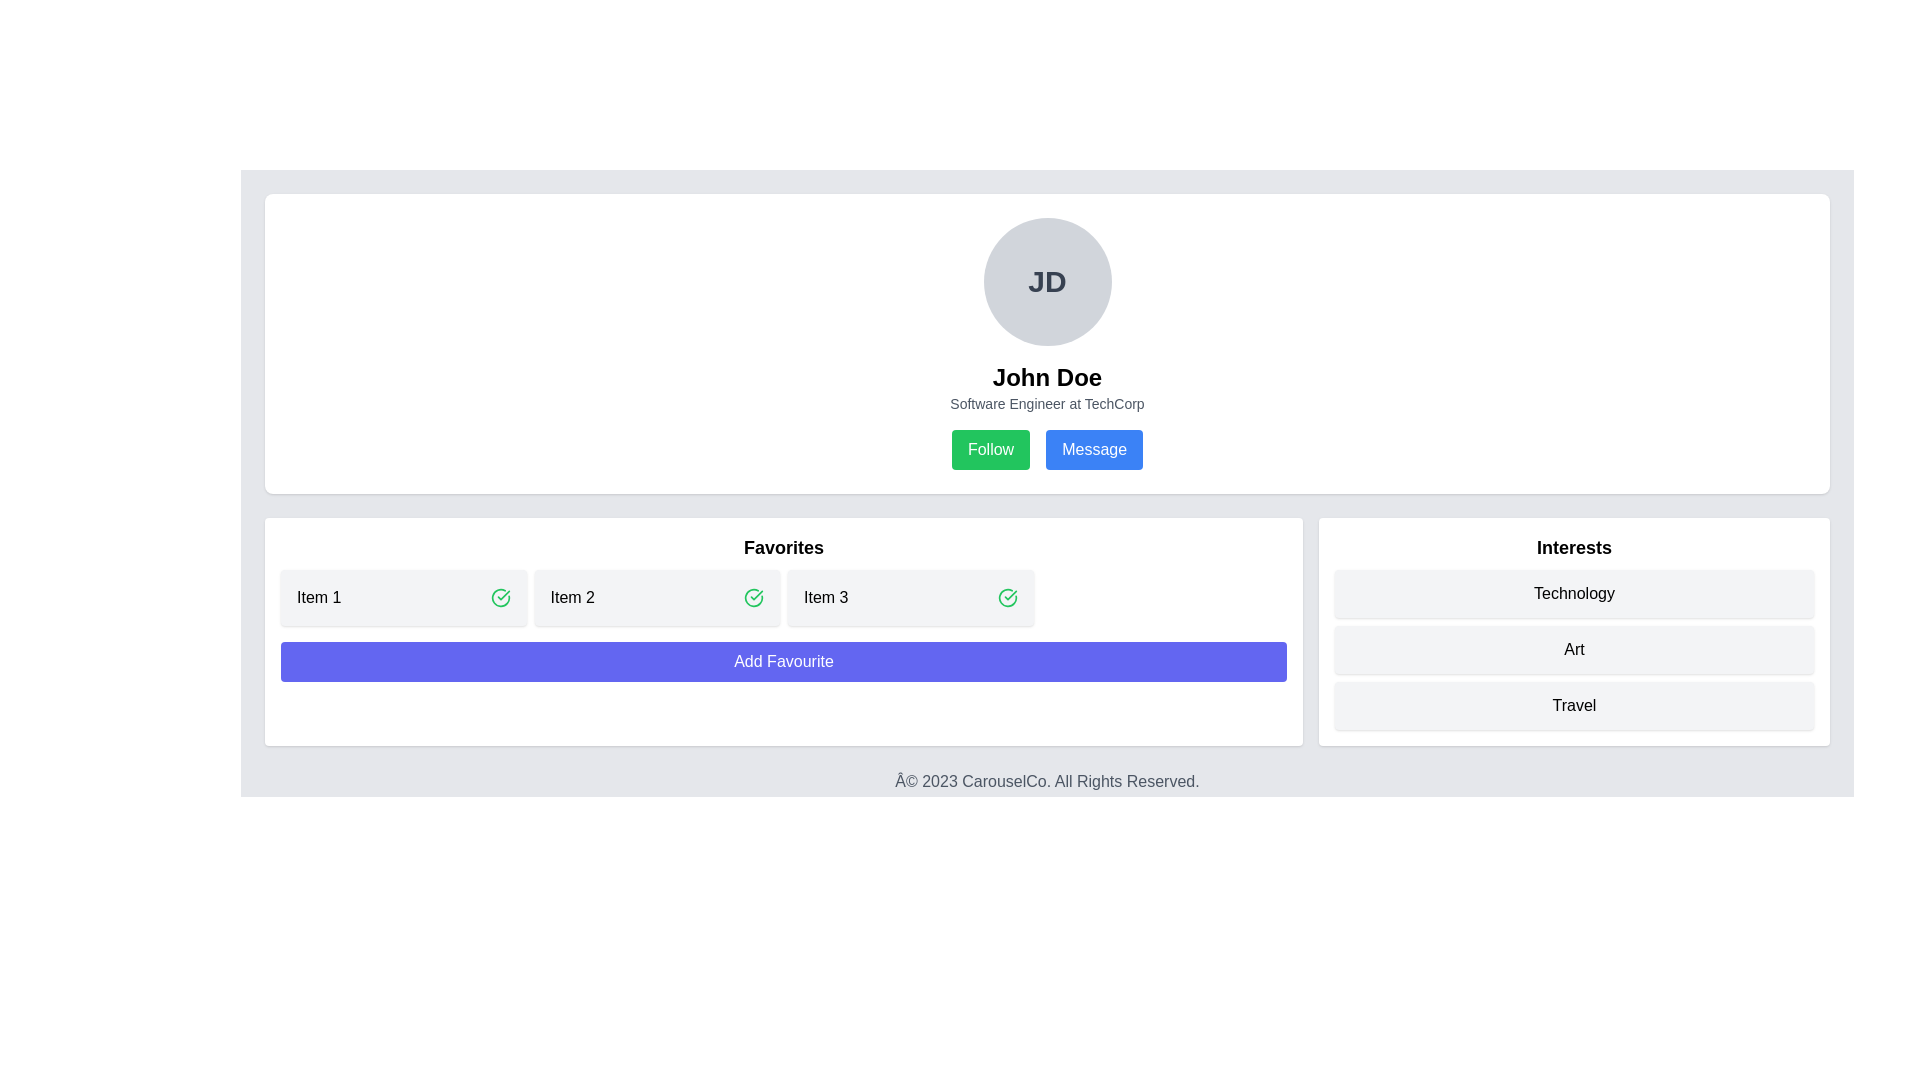  I want to click on the Circle icon with a checkmark located on the right side of the 'Item 3' block within the 'Favorites' section, which indicates success or confirmation, so click(1007, 596).